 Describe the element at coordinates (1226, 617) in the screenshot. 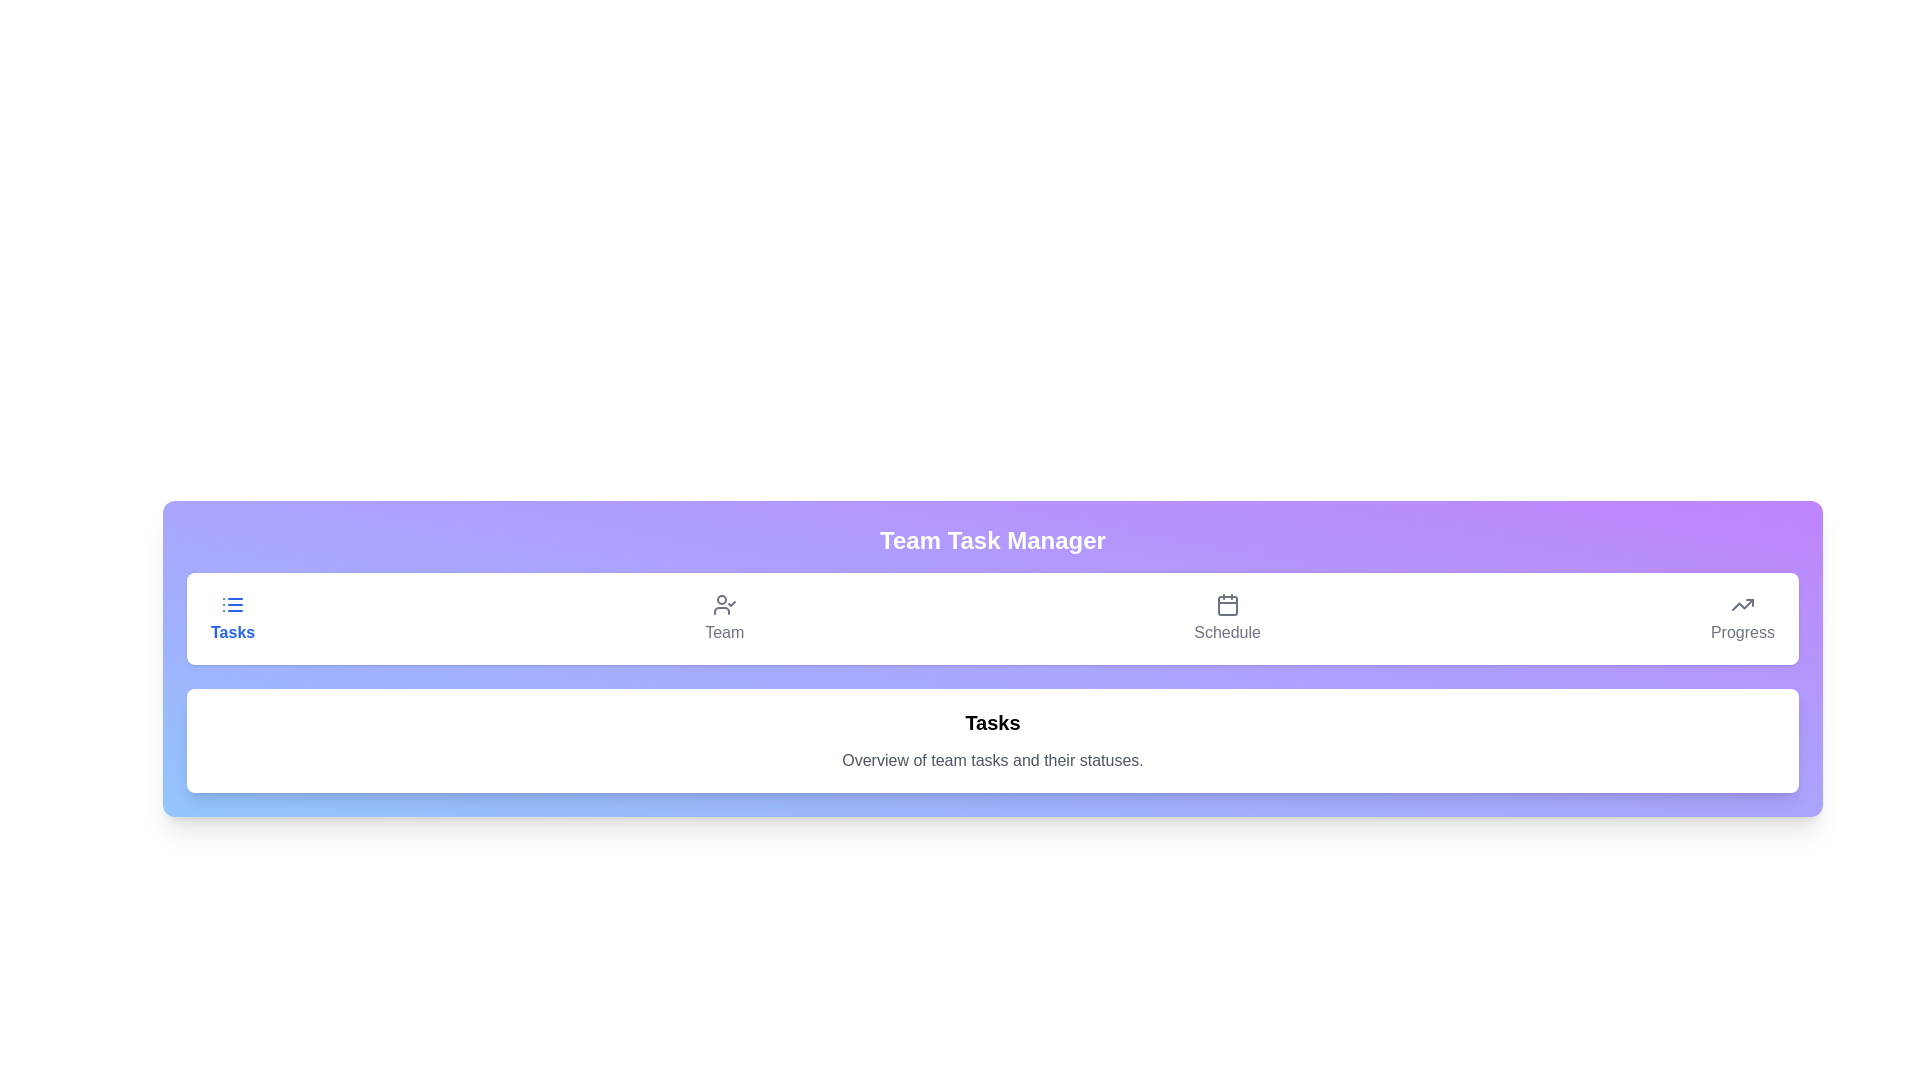

I see `the interactive button with a calendar icon and the text 'Schedule' located in the top navigation bar, positioned between the 'Team' and 'Progress' elements` at that location.